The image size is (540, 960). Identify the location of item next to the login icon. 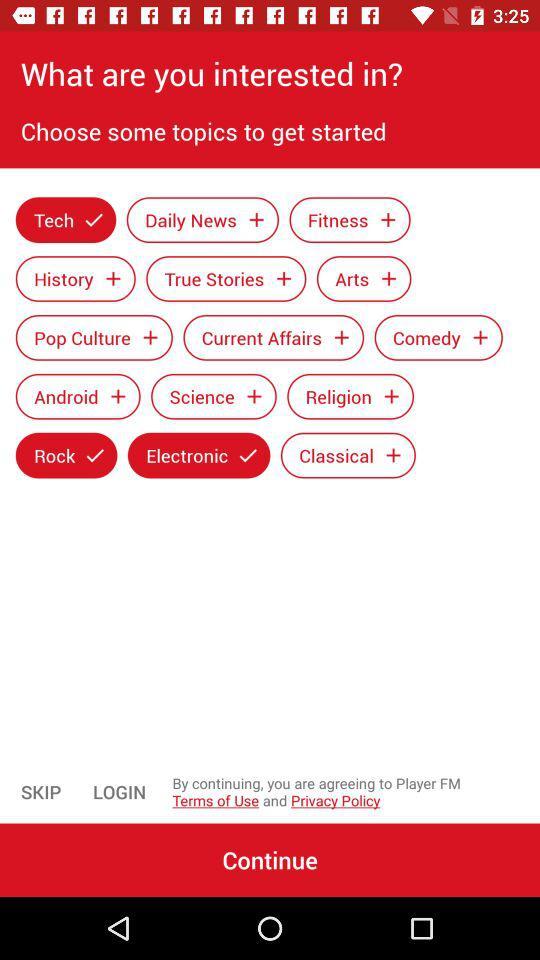
(41, 792).